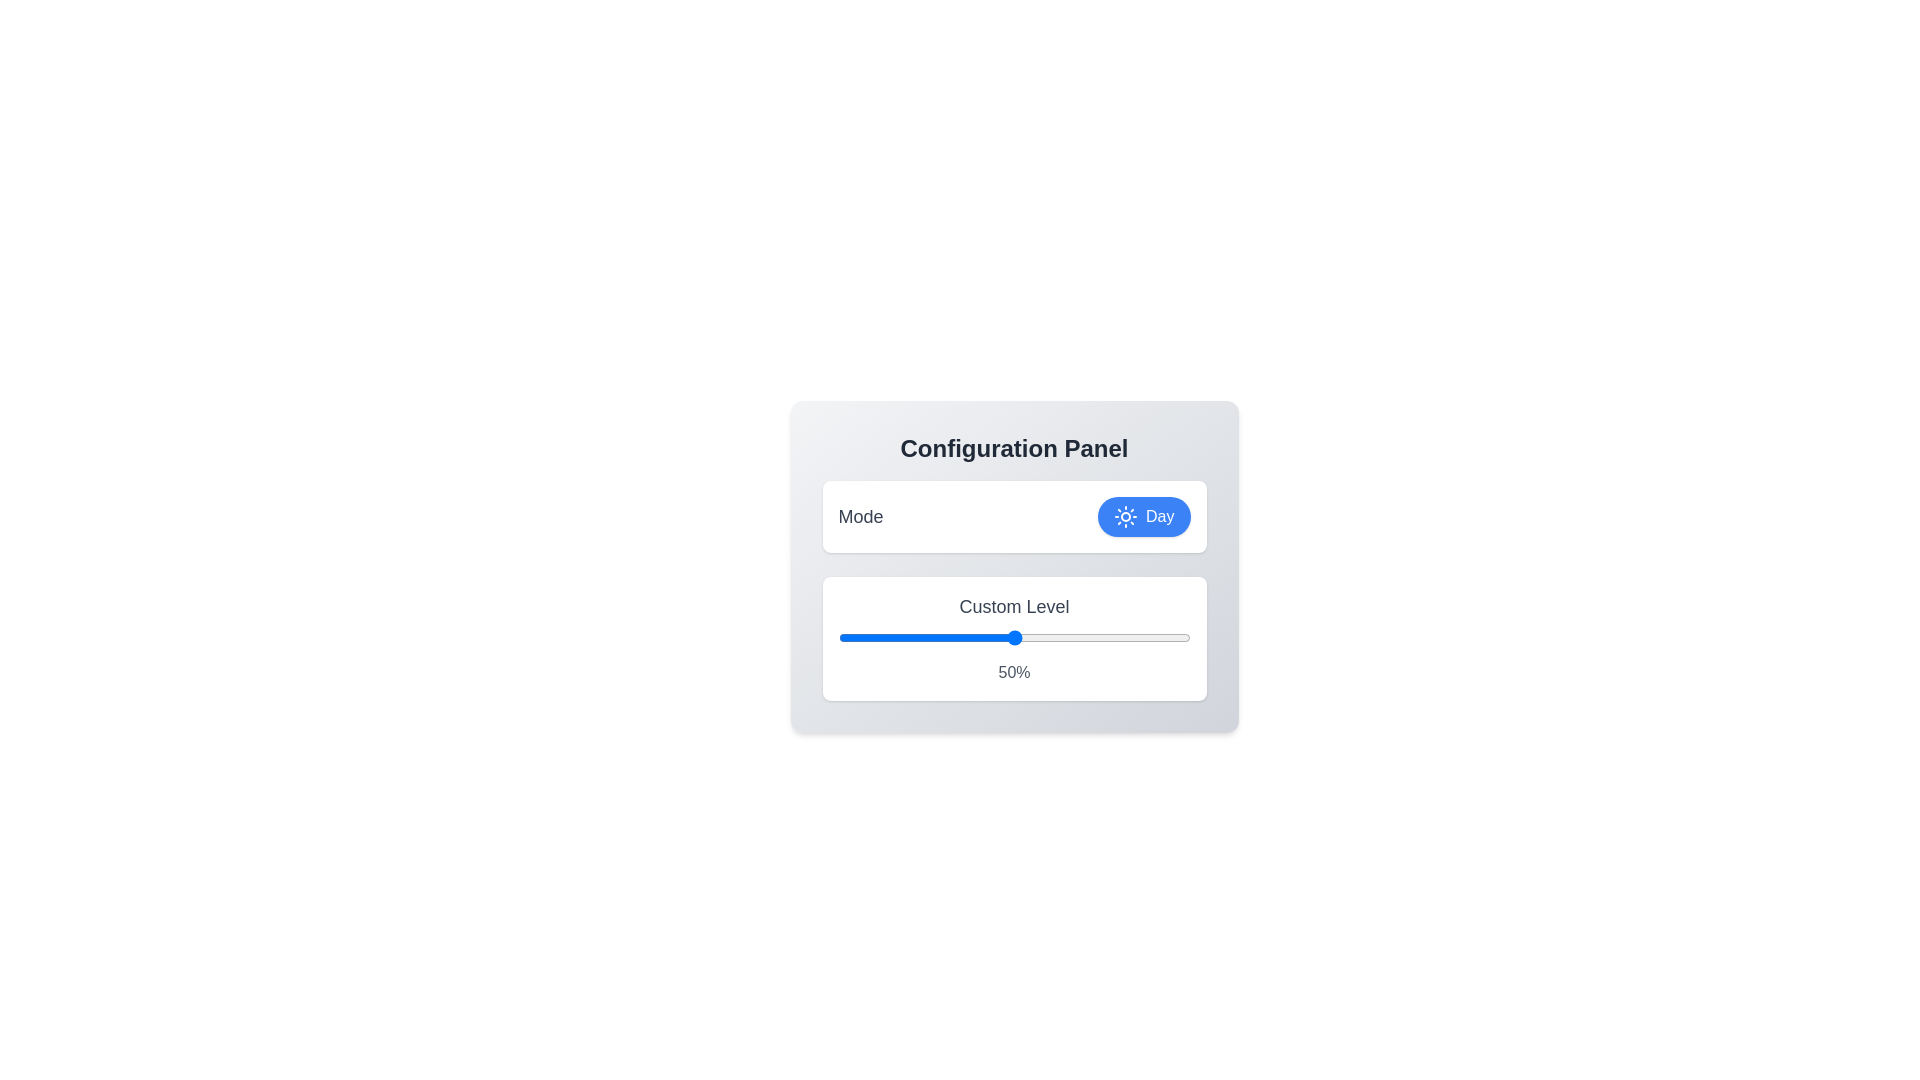 The width and height of the screenshot is (1920, 1080). What do you see at coordinates (1183, 637) in the screenshot?
I see `the slider to set the custom level to 98%` at bounding box center [1183, 637].